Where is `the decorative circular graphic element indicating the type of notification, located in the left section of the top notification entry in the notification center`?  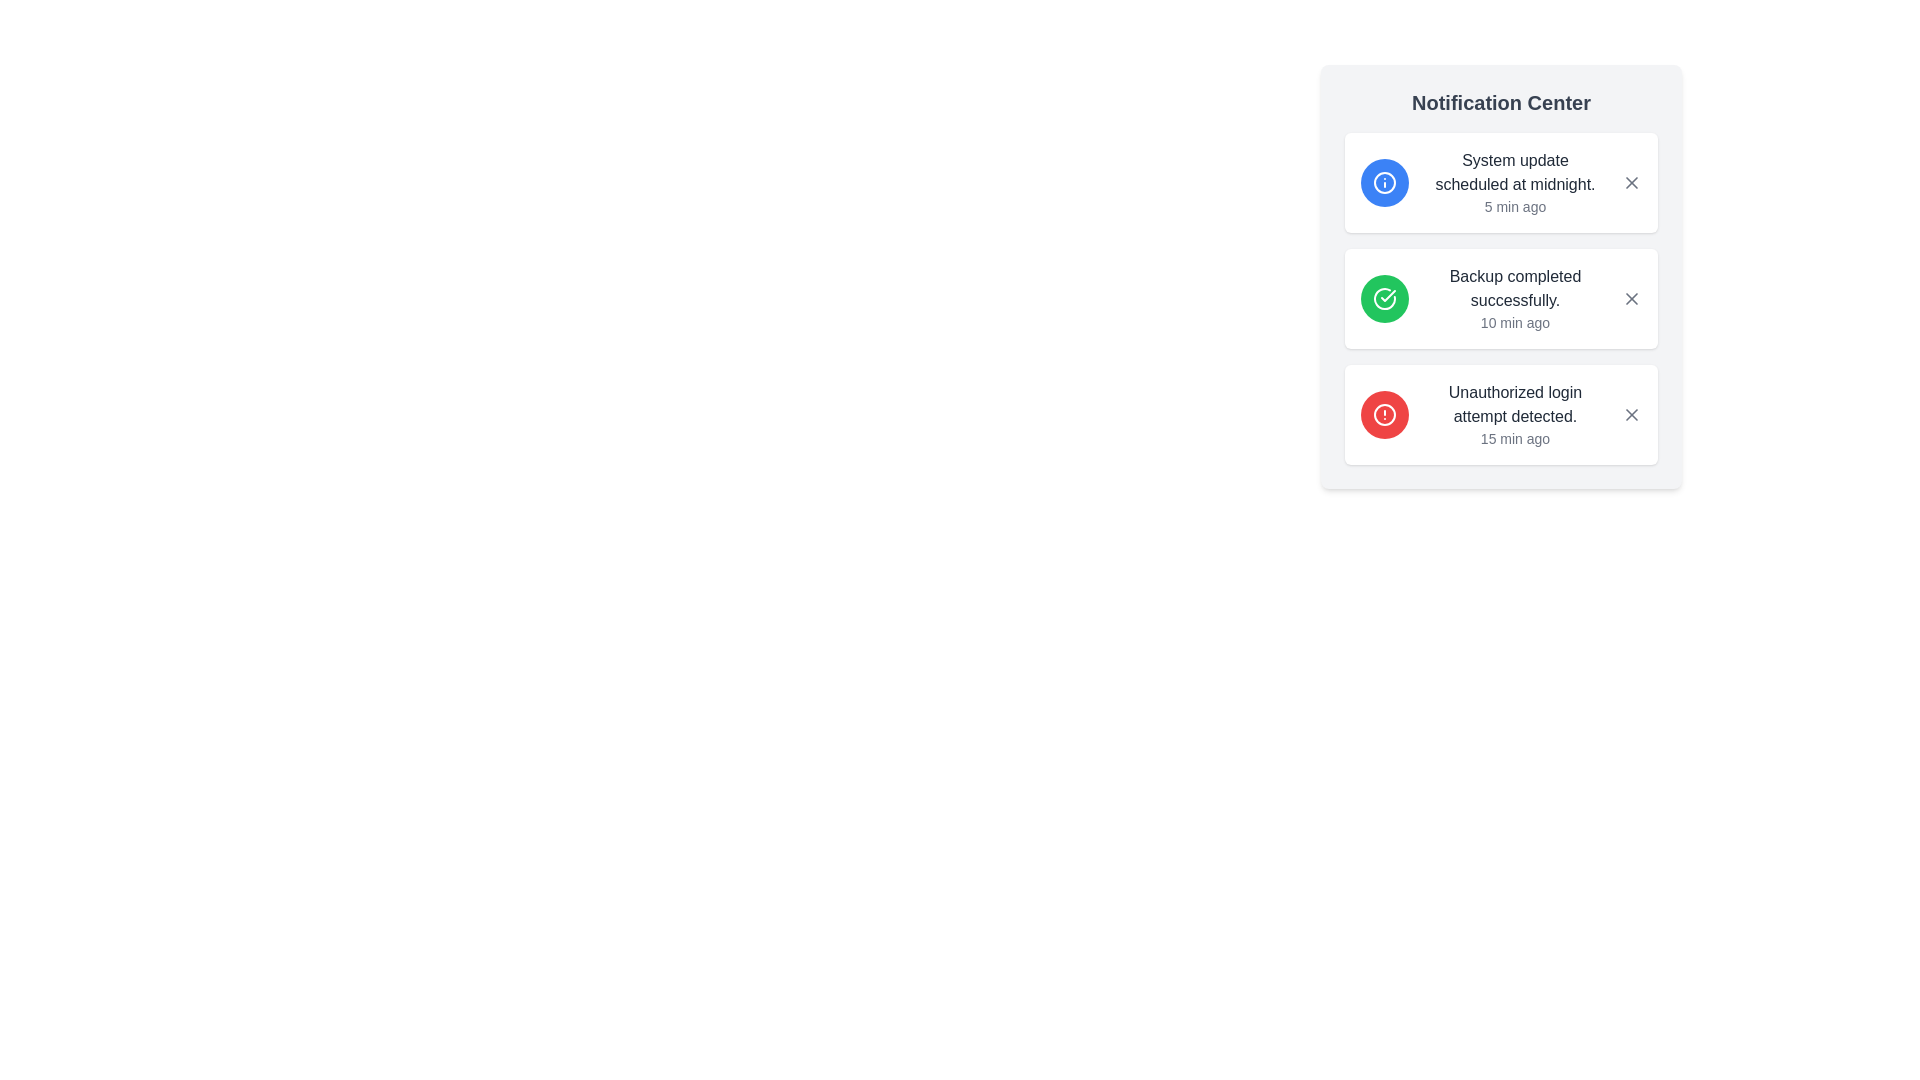
the decorative circular graphic element indicating the type of notification, located in the left section of the top notification entry in the notification center is located at coordinates (1384, 182).